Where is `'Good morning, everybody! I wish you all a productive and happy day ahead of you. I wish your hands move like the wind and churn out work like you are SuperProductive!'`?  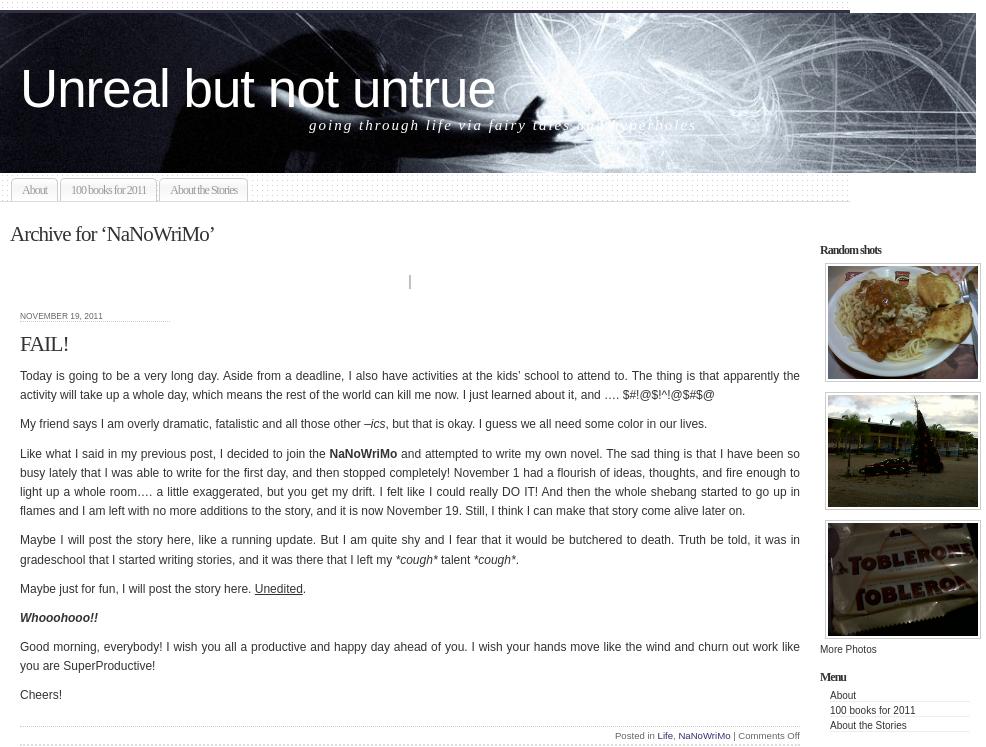
'Good morning, everybody! I wish you all a productive and happy day ahead of you. I wish your hands move like the wind and churn out work like you are SuperProductive!' is located at coordinates (408, 655).